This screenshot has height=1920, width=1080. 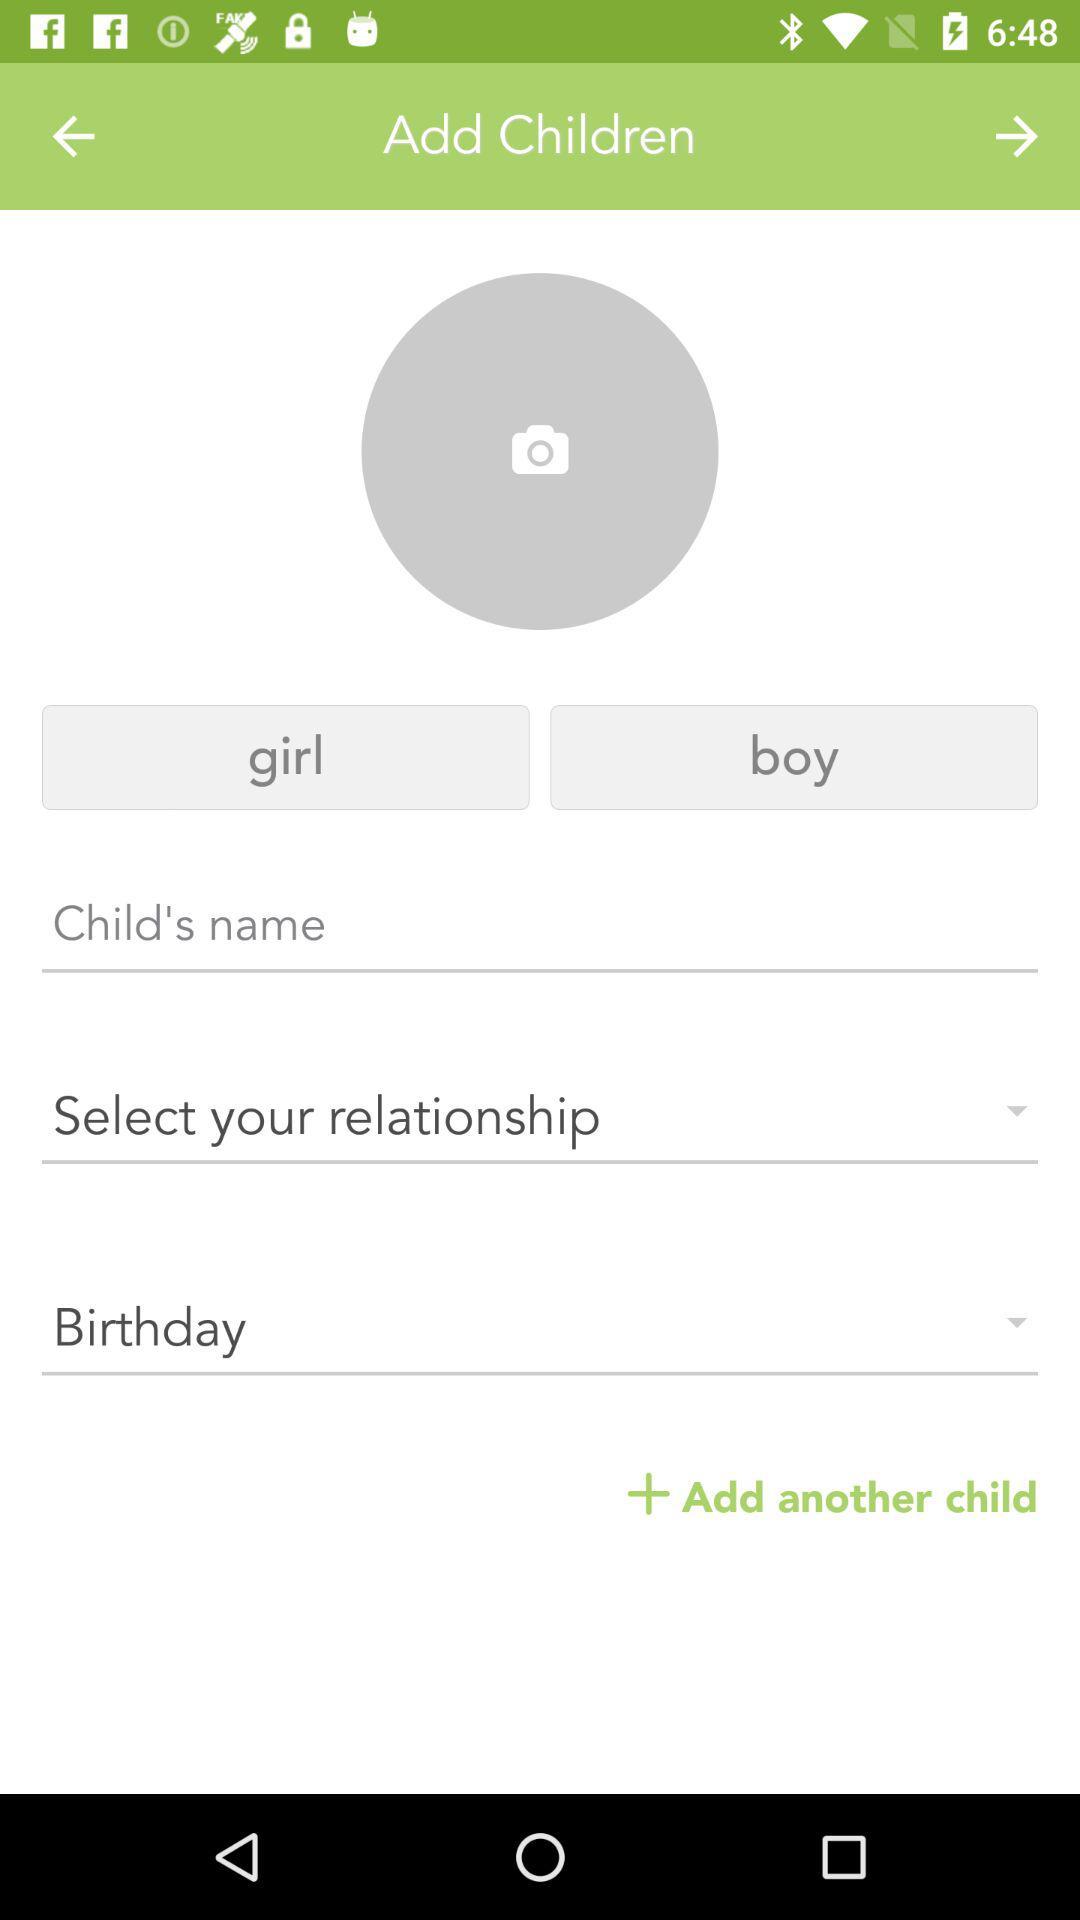 What do you see at coordinates (833, 1497) in the screenshot?
I see `the text add another child` at bounding box center [833, 1497].